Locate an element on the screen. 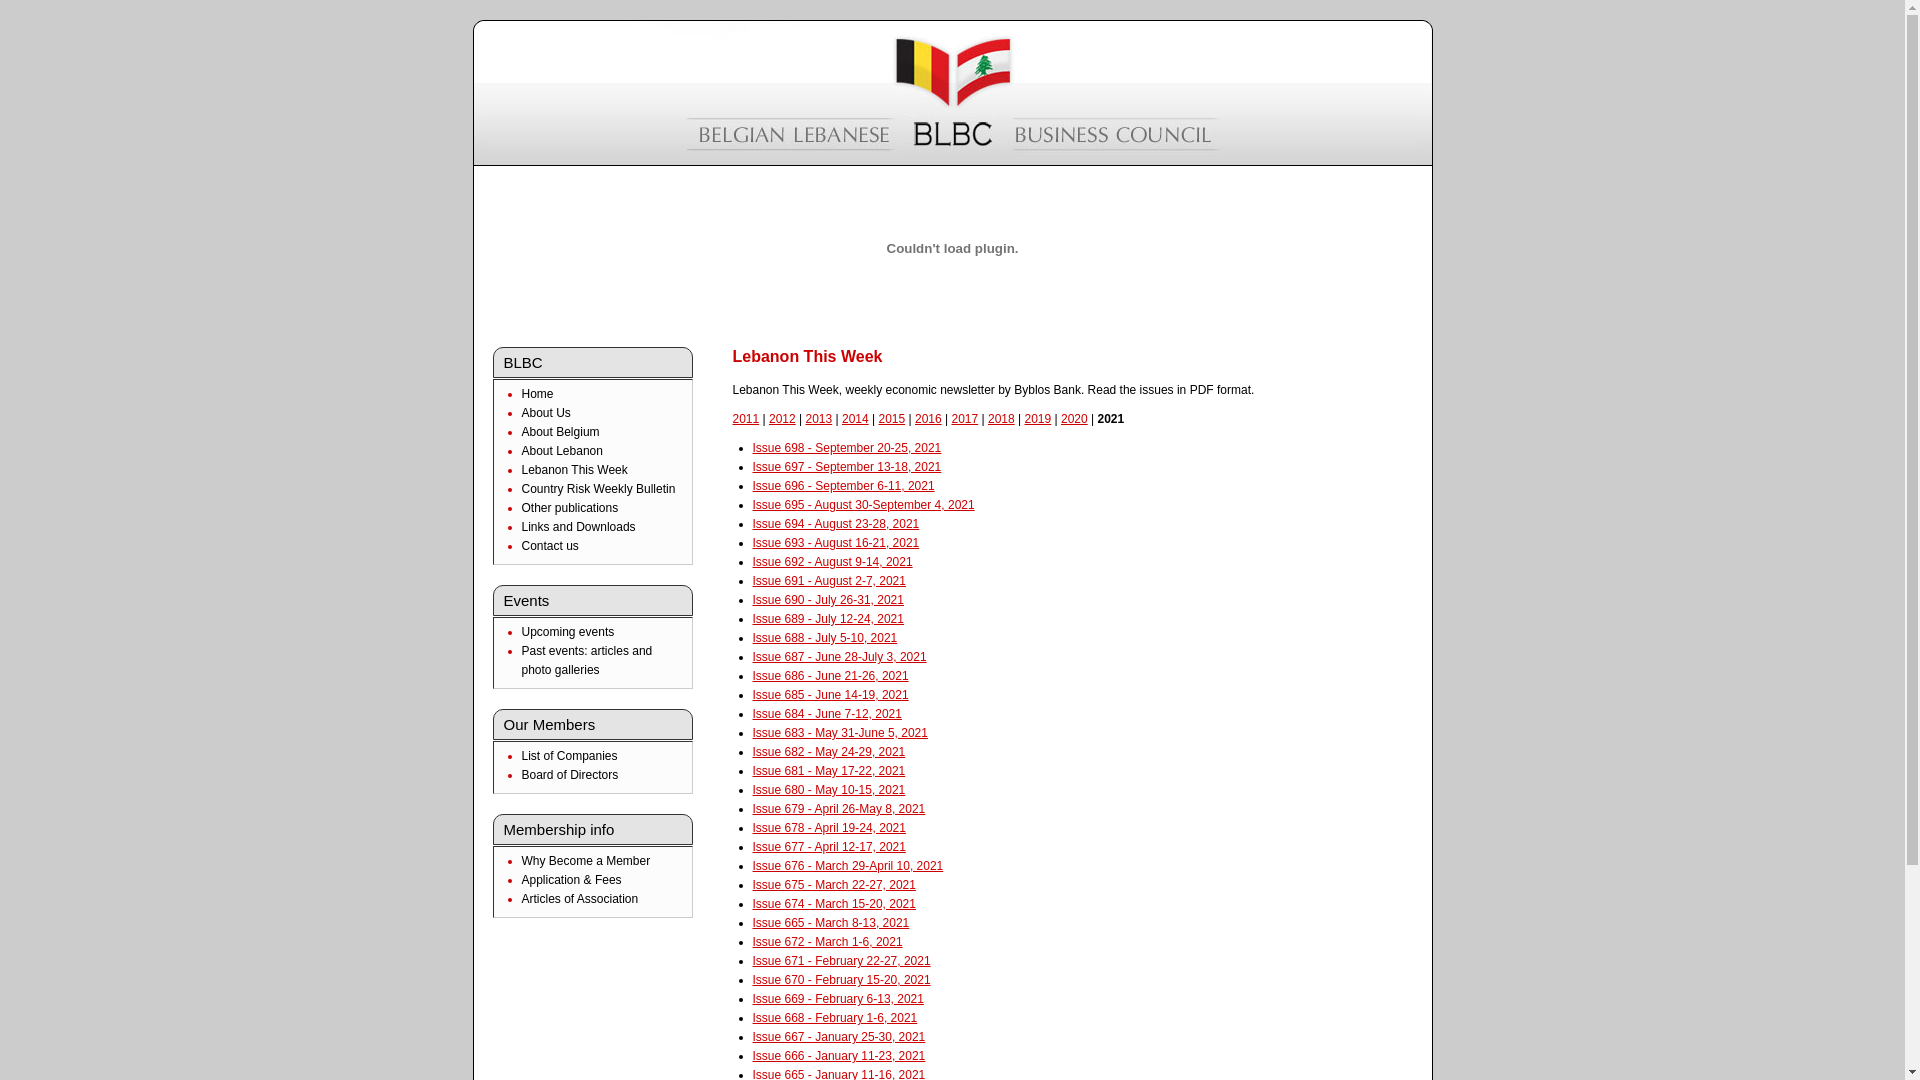  'Issue 691 - August 2-7, 2021' is located at coordinates (828, 581).